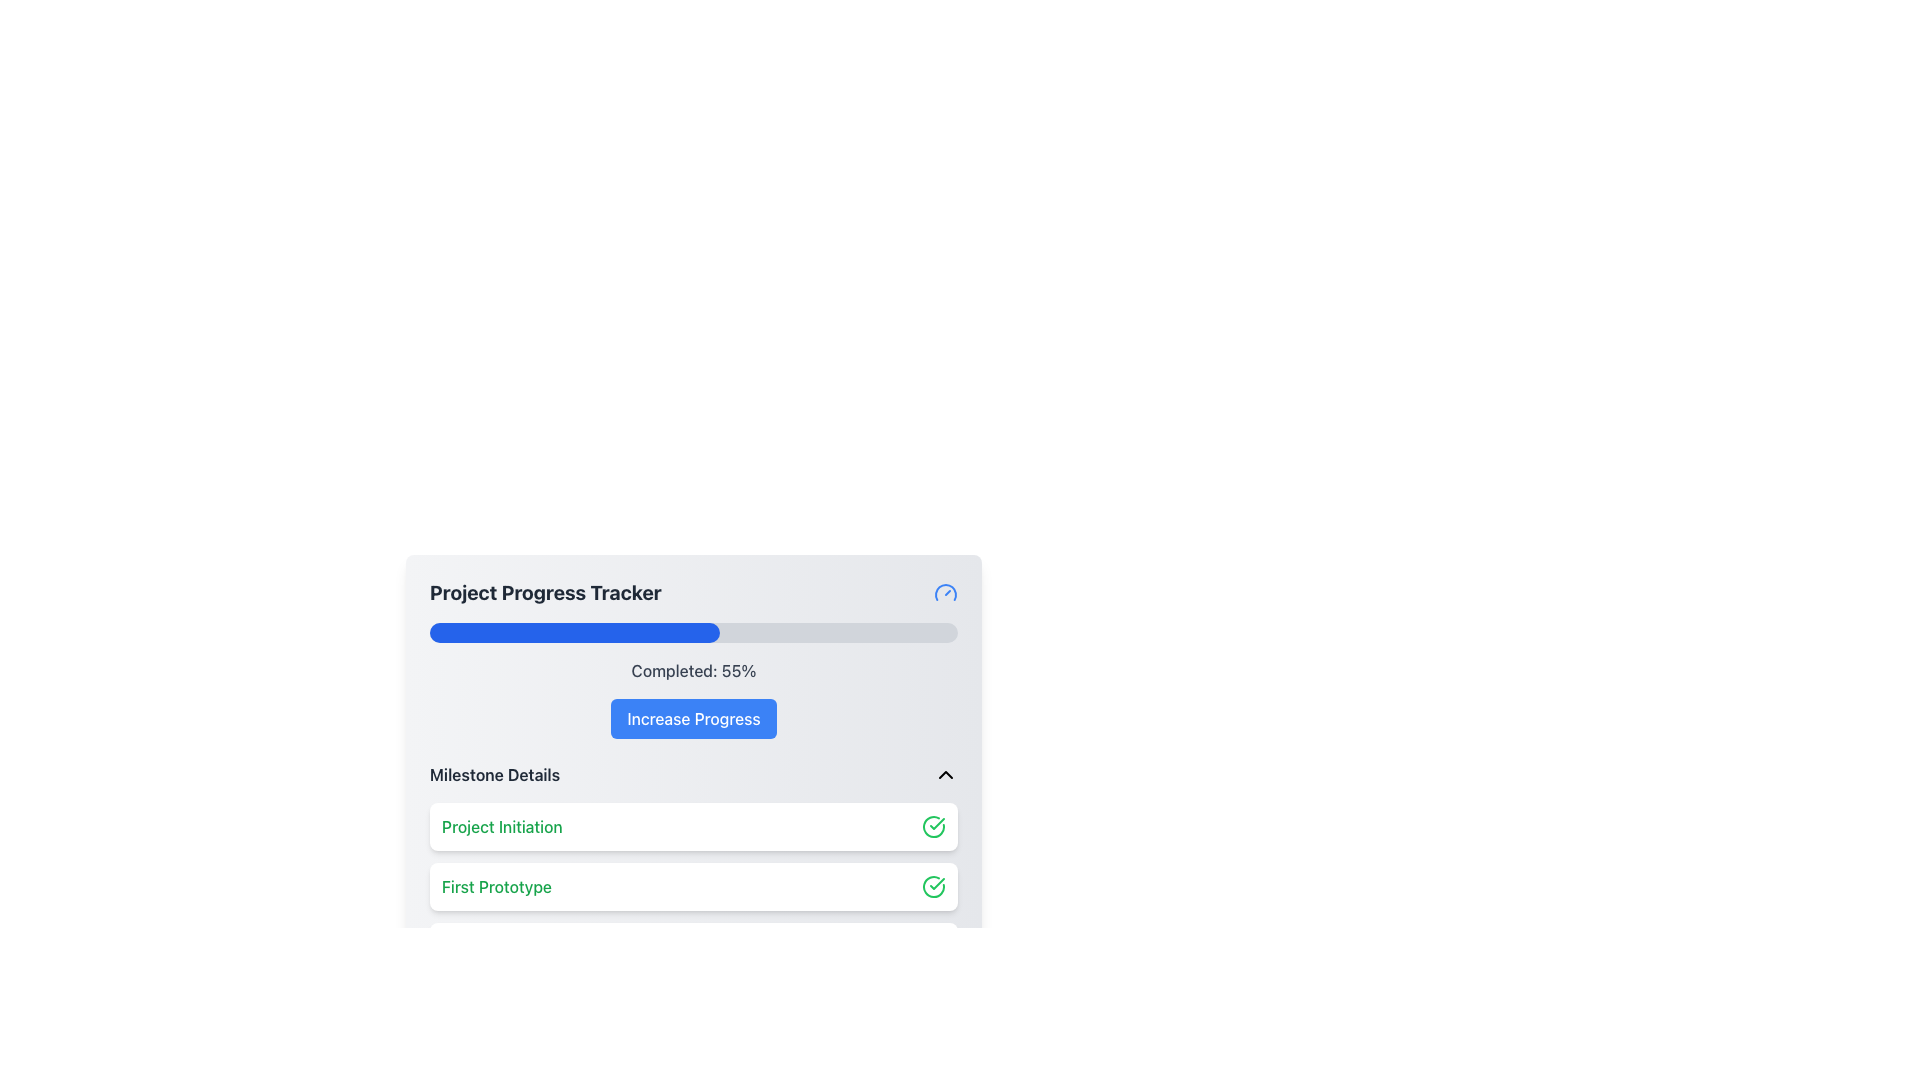 The height and width of the screenshot is (1080, 1920). Describe the element at coordinates (497, 886) in the screenshot. I see `the milestone label located under the 'Milestone Details' section` at that location.